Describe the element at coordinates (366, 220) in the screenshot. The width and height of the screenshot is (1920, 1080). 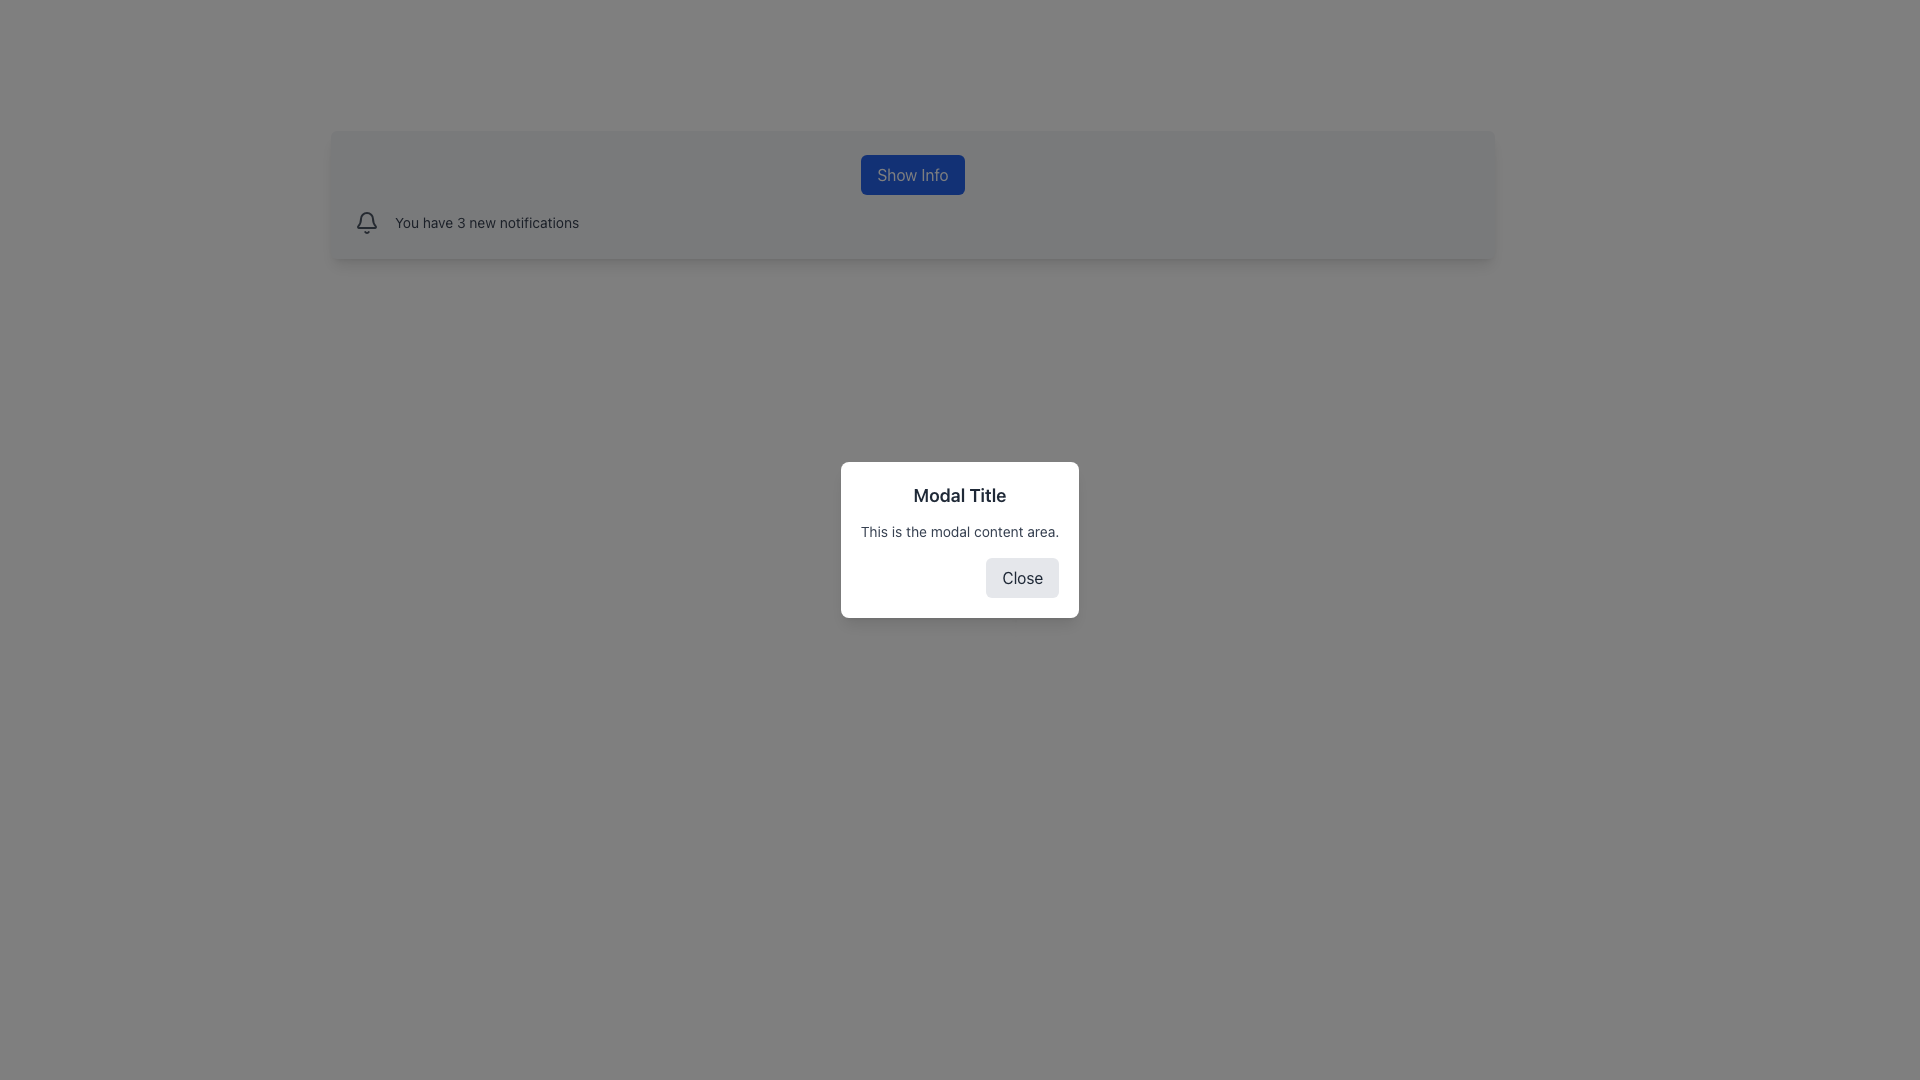
I see `the gray-filled body or clapper part of the bell icon located in the top-left corner of the horizontal notification banner` at that location.